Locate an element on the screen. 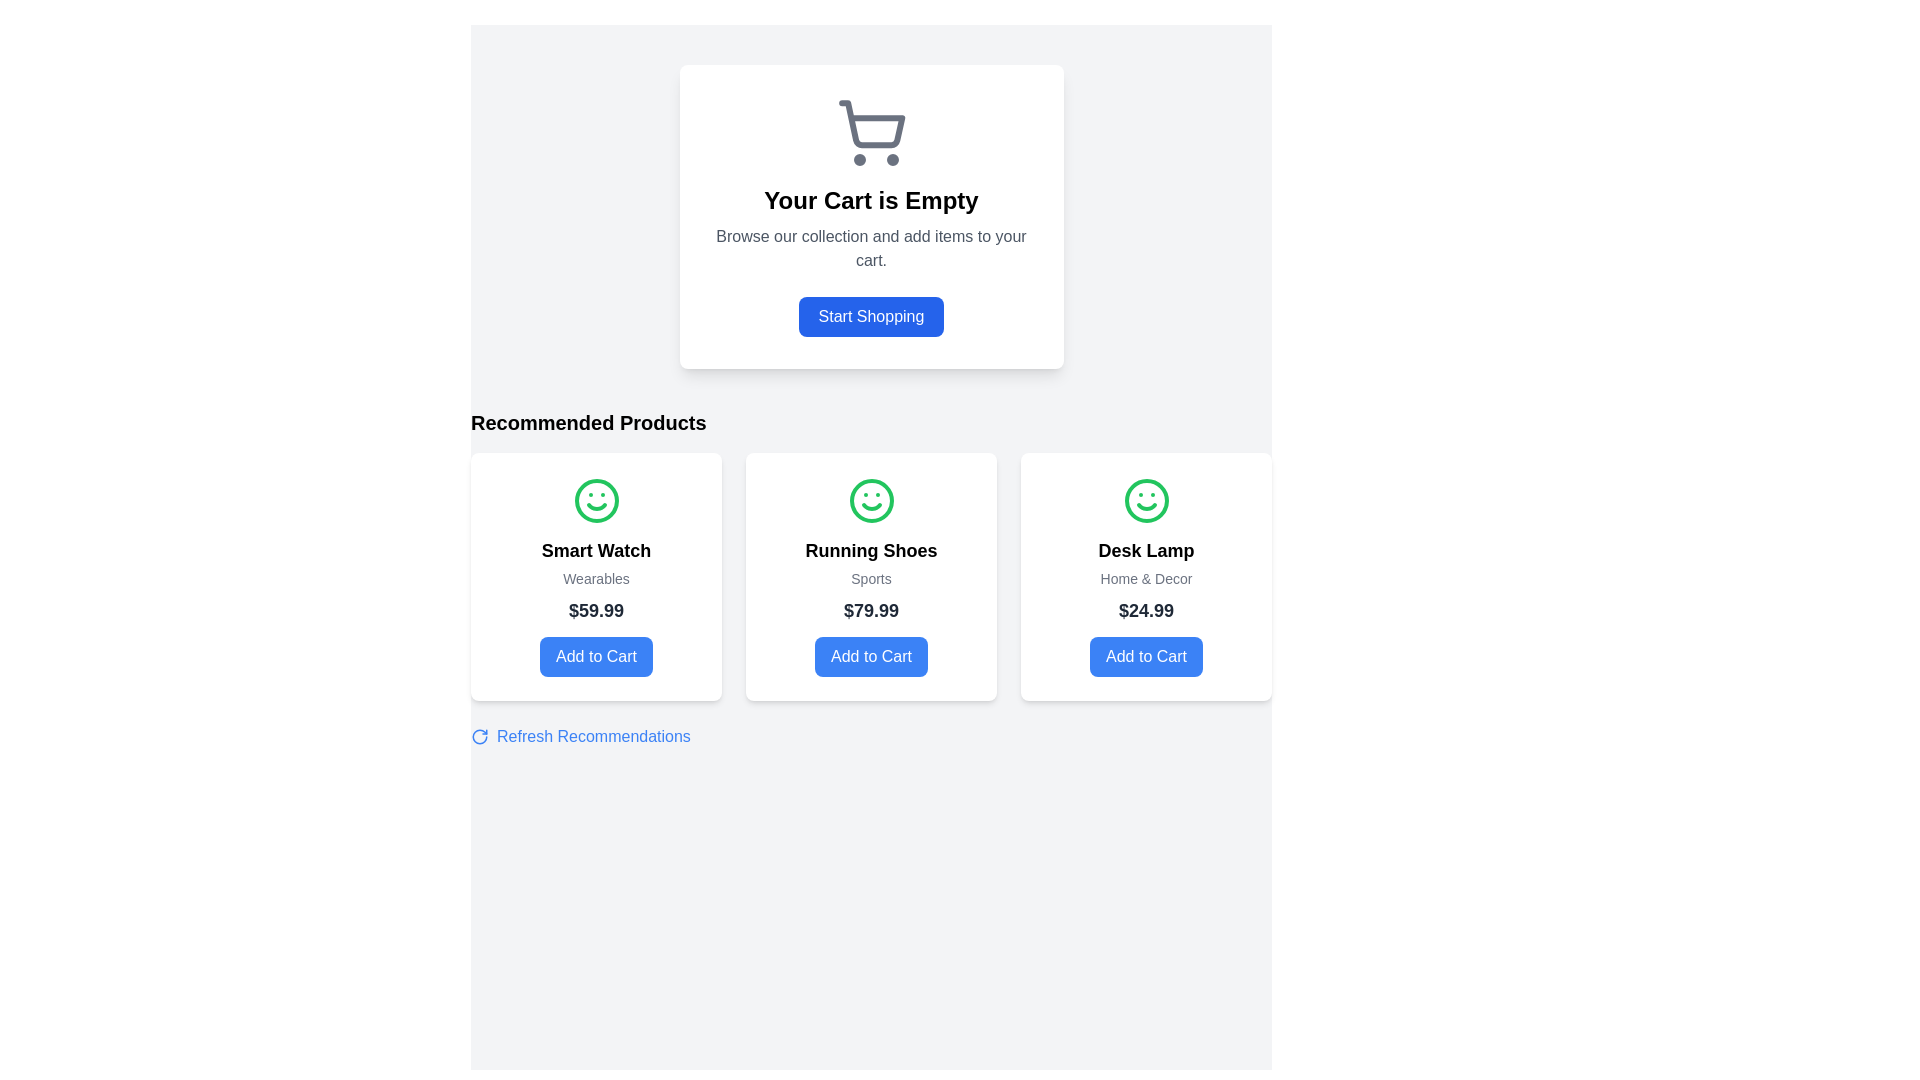 This screenshot has width=1920, height=1080. the smile curve within the circular face icon in the middle of the second row of the 'Recommended Products' section is located at coordinates (595, 505).